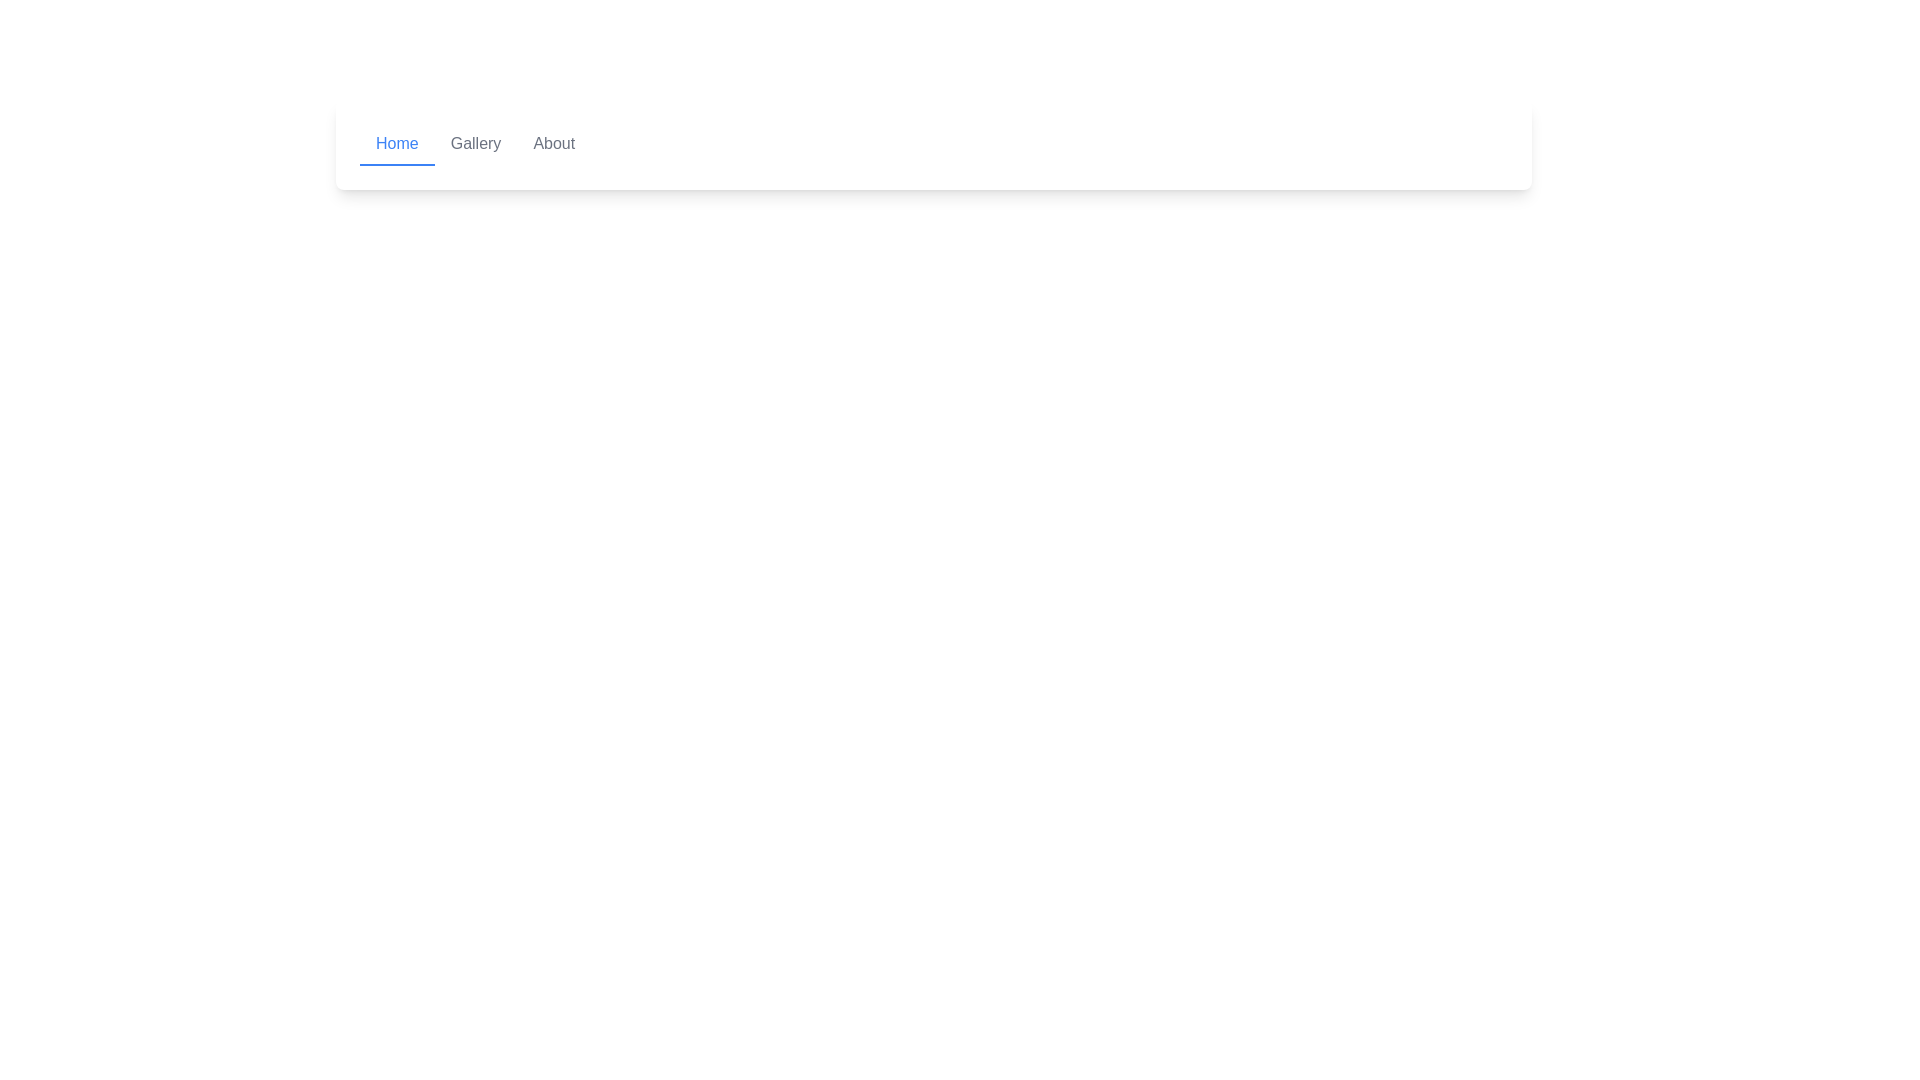  I want to click on the 'Home' button in the navigation bar, which is styled as a text link with a blue font and underline, so click(397, 144).